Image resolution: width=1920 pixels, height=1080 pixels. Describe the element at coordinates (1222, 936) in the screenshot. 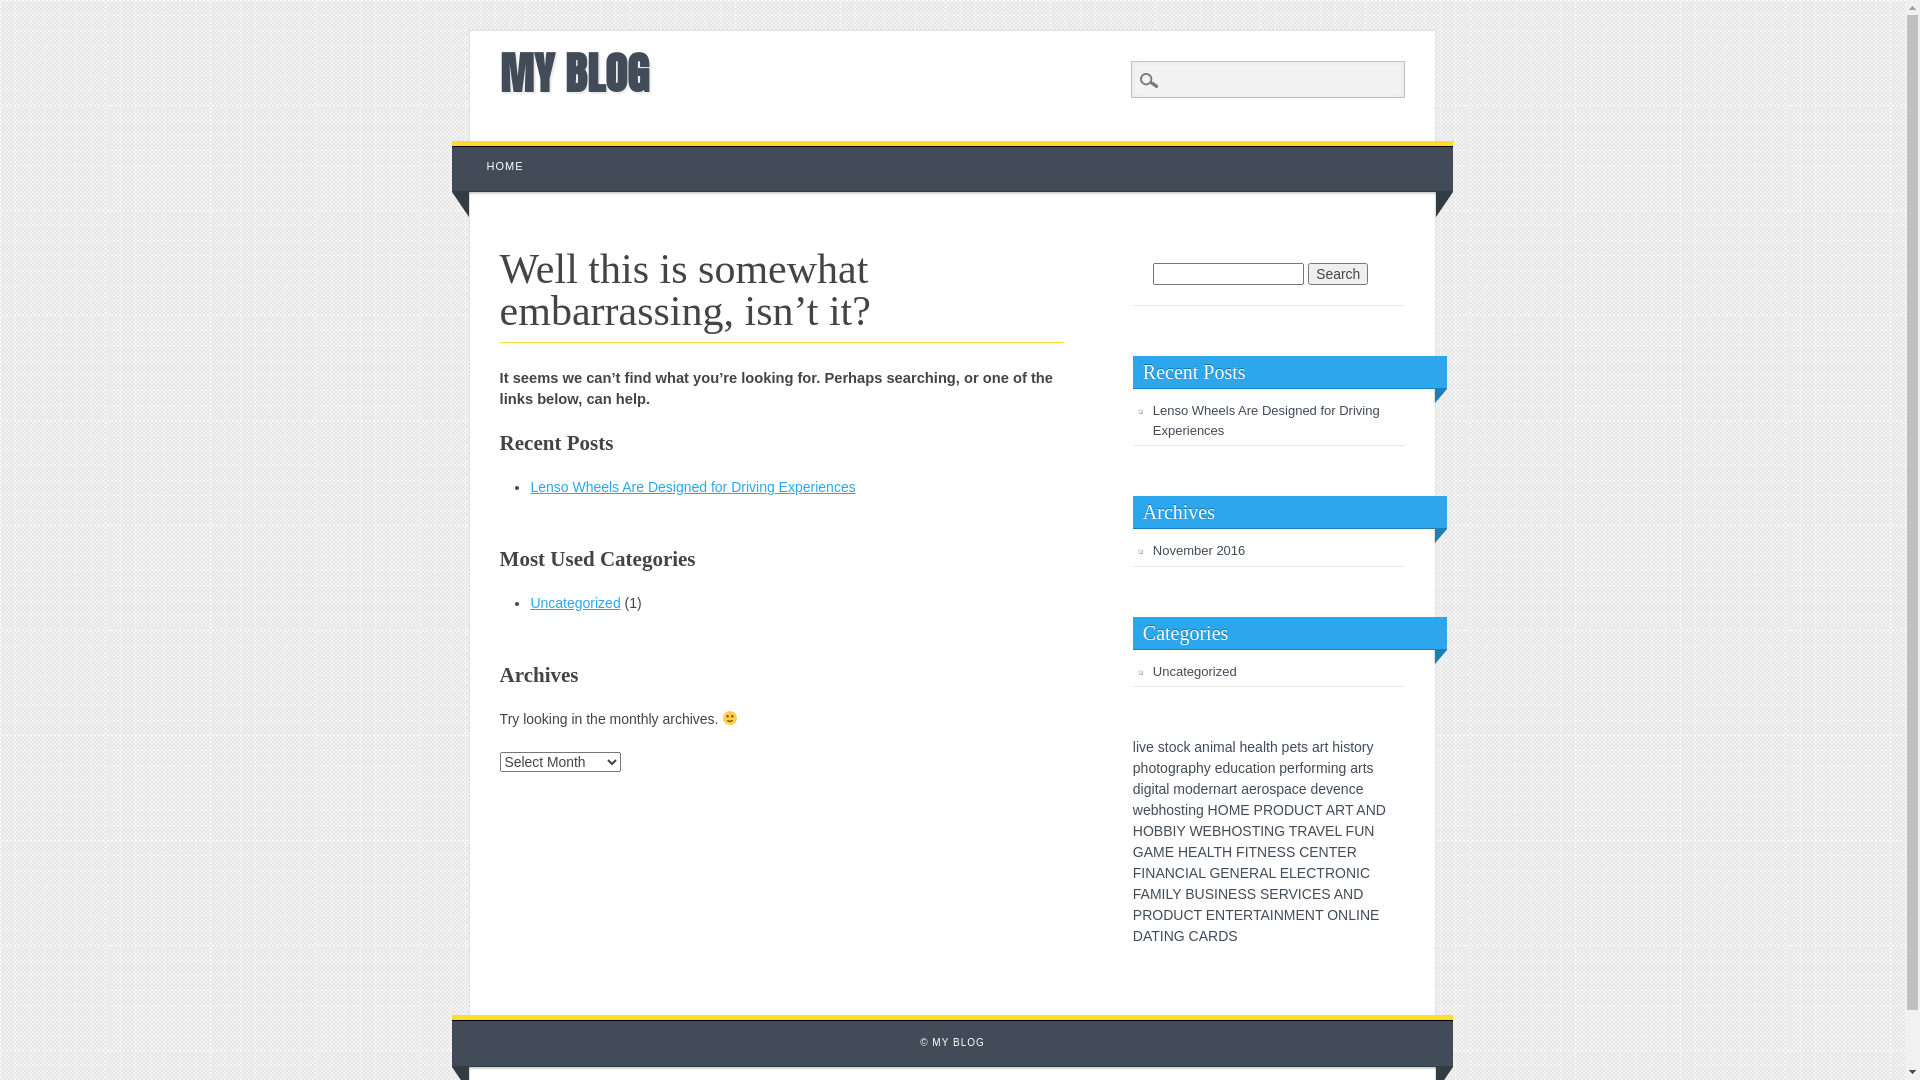

I see `'D'` at that location.